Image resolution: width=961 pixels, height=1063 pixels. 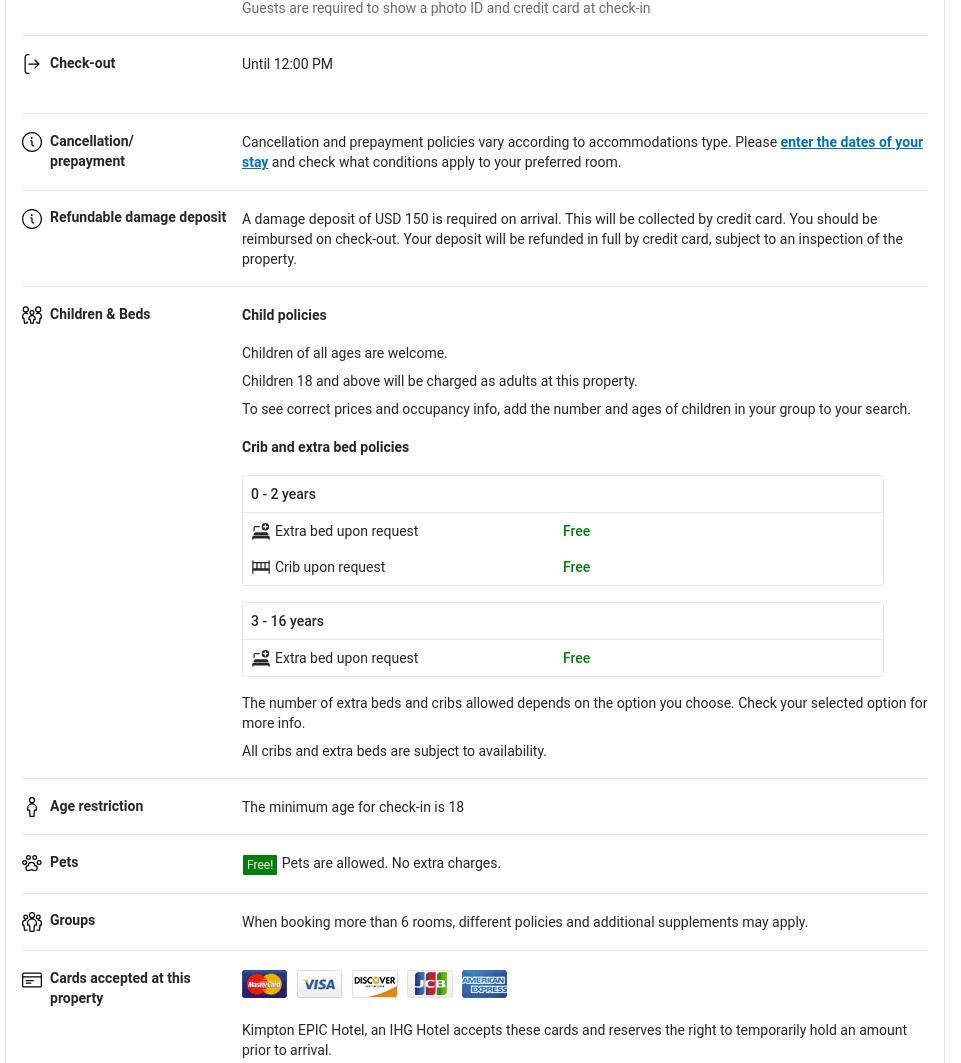 I want to click on '3 - 16 years', so click(x=286, y=620).